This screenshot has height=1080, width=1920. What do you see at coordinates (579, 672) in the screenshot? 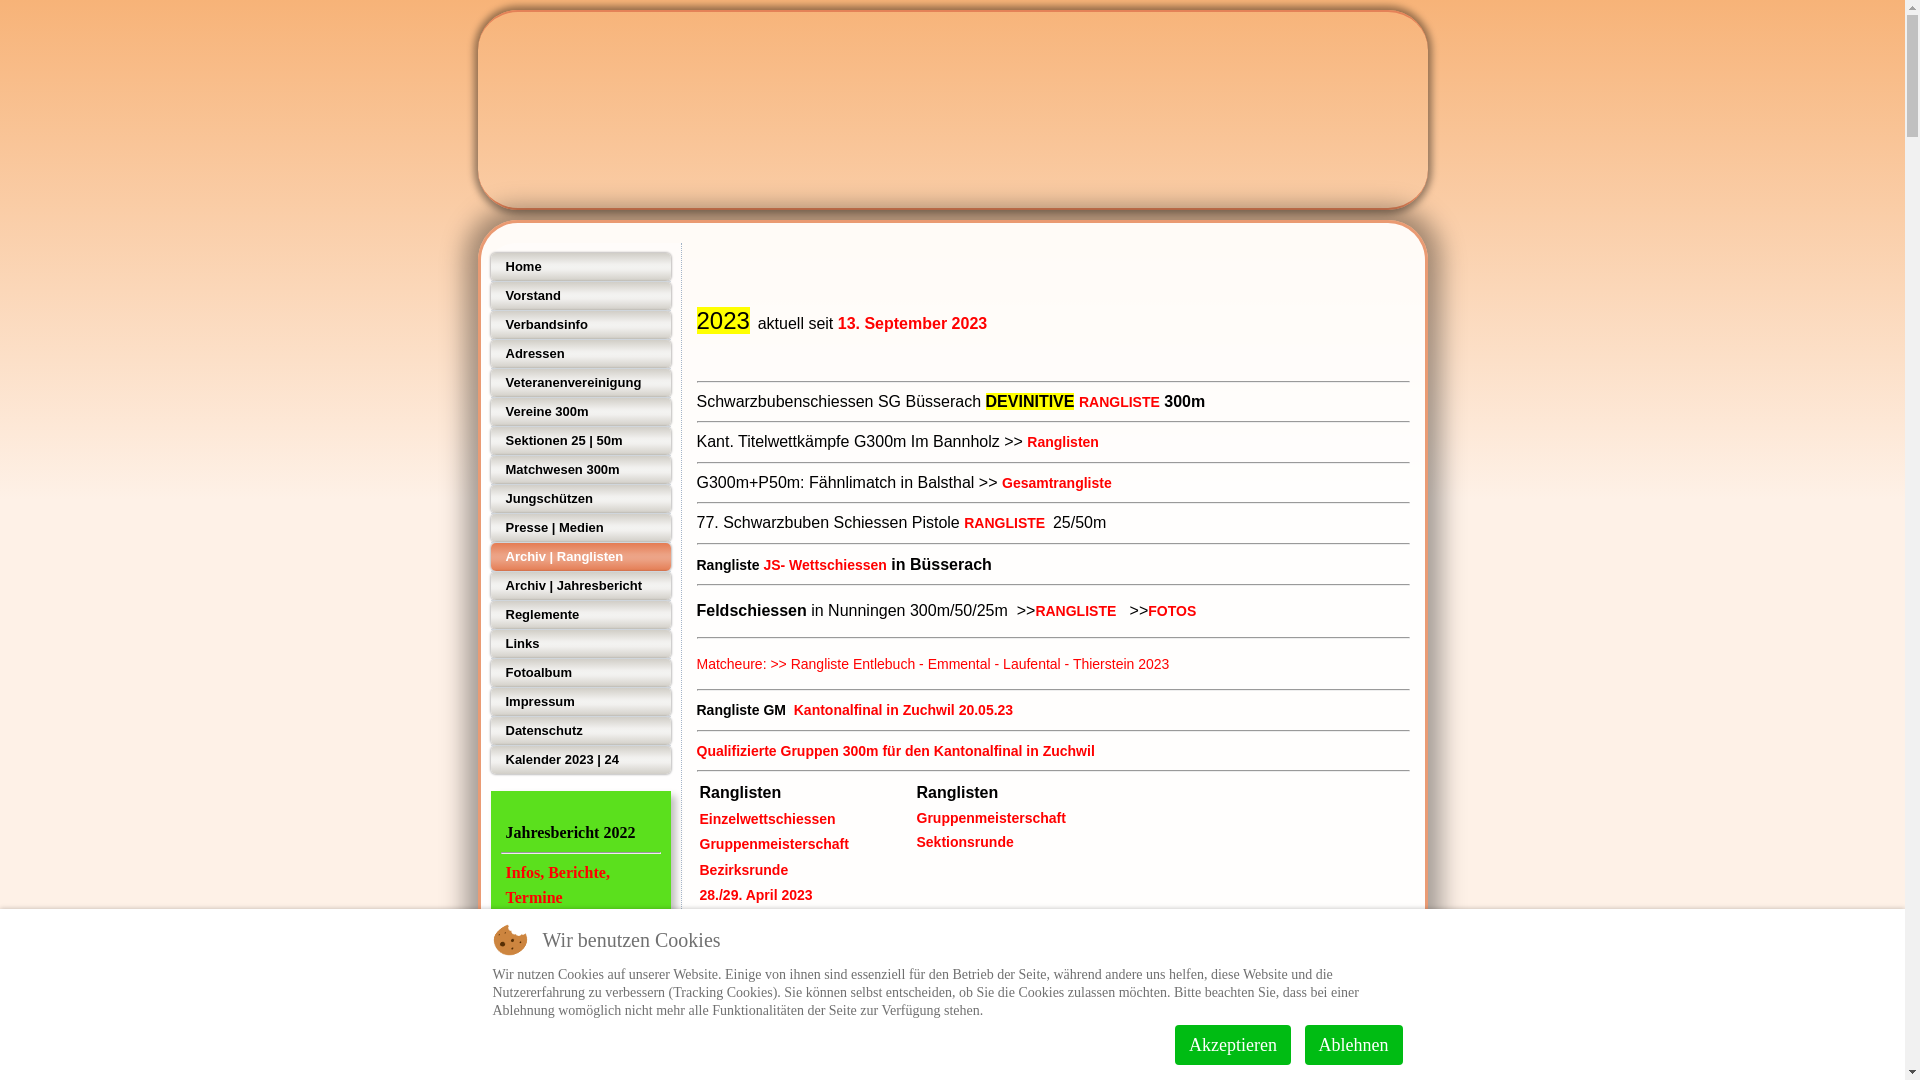
I see `'Fotoalbum'` at bounding box center [579, 672].